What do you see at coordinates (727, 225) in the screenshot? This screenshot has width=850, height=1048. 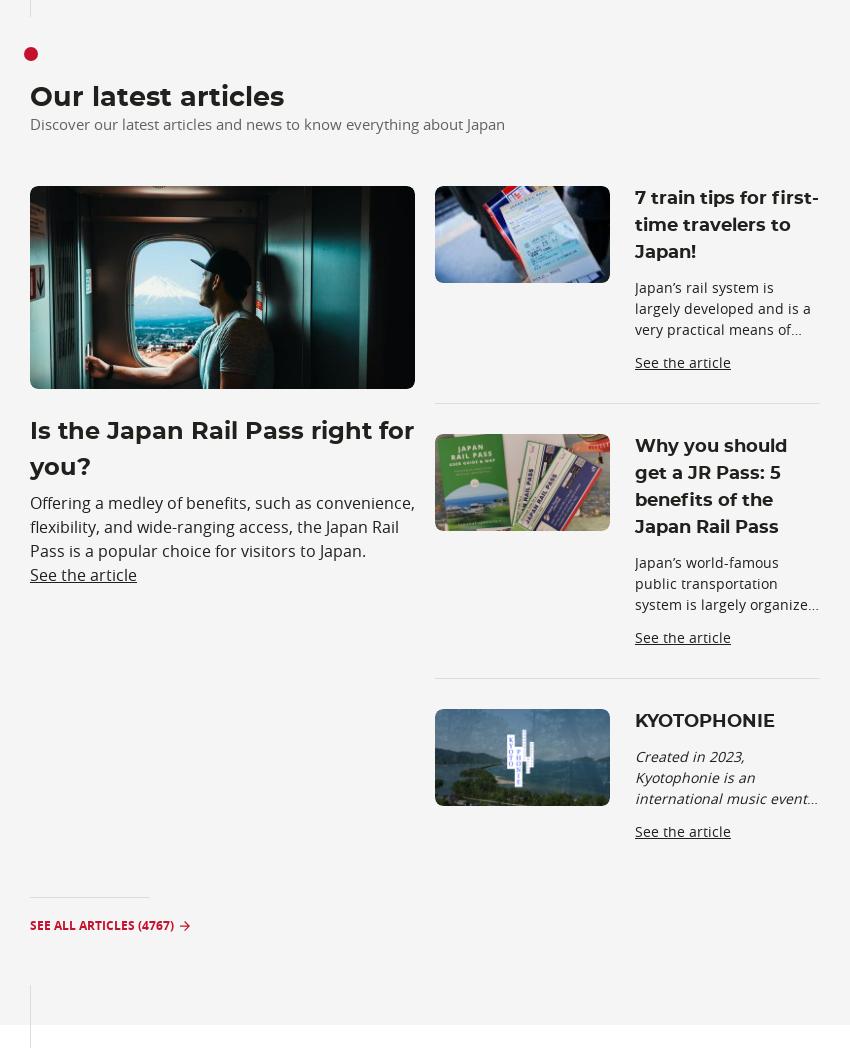 I see `'7 train tips for first-time travelers to Japan!'` at bounding box center [727, 225].